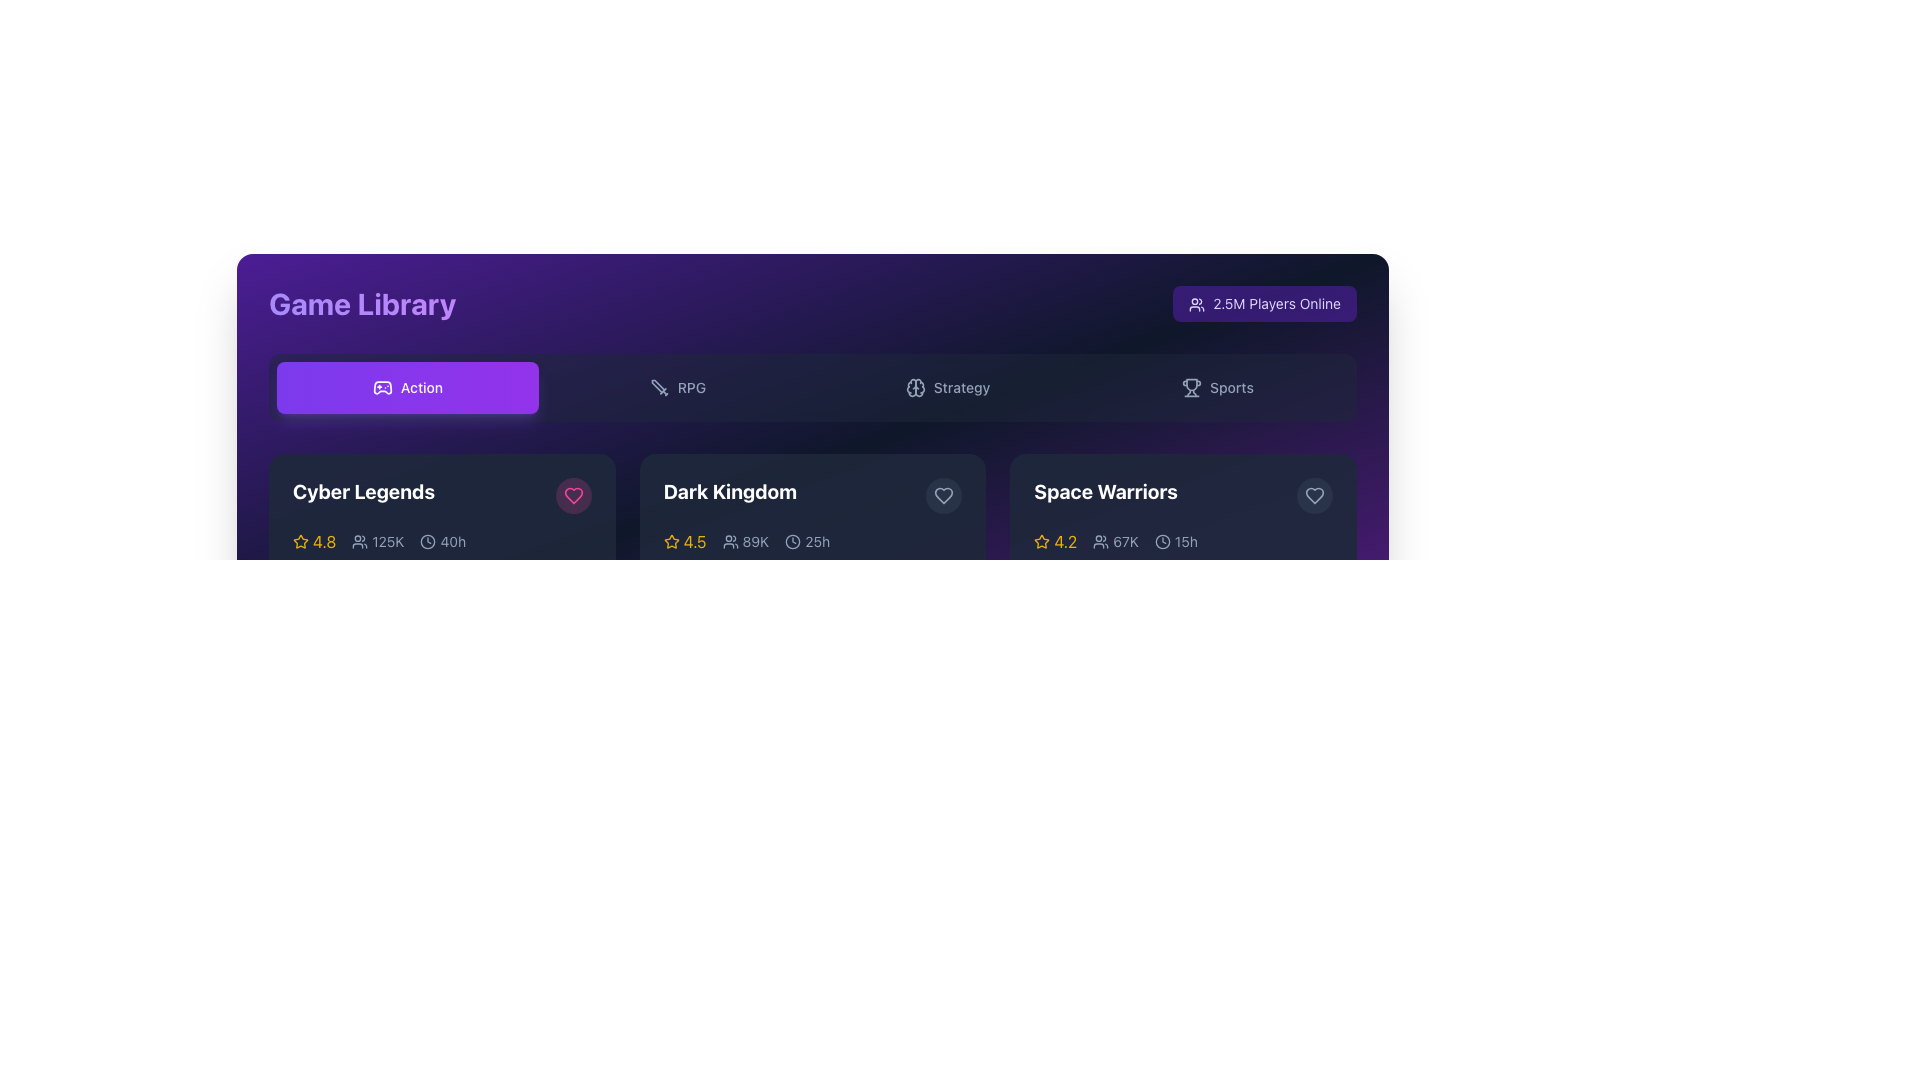 The height and width of the screenshot is (1080, 1920). What do you see at coordinates (914, 388) in the screenshot?
I see `the SVG icon of a brain located to the left of the text 'Strategy' in the horizontal menu` at bounding box center [914, 388].